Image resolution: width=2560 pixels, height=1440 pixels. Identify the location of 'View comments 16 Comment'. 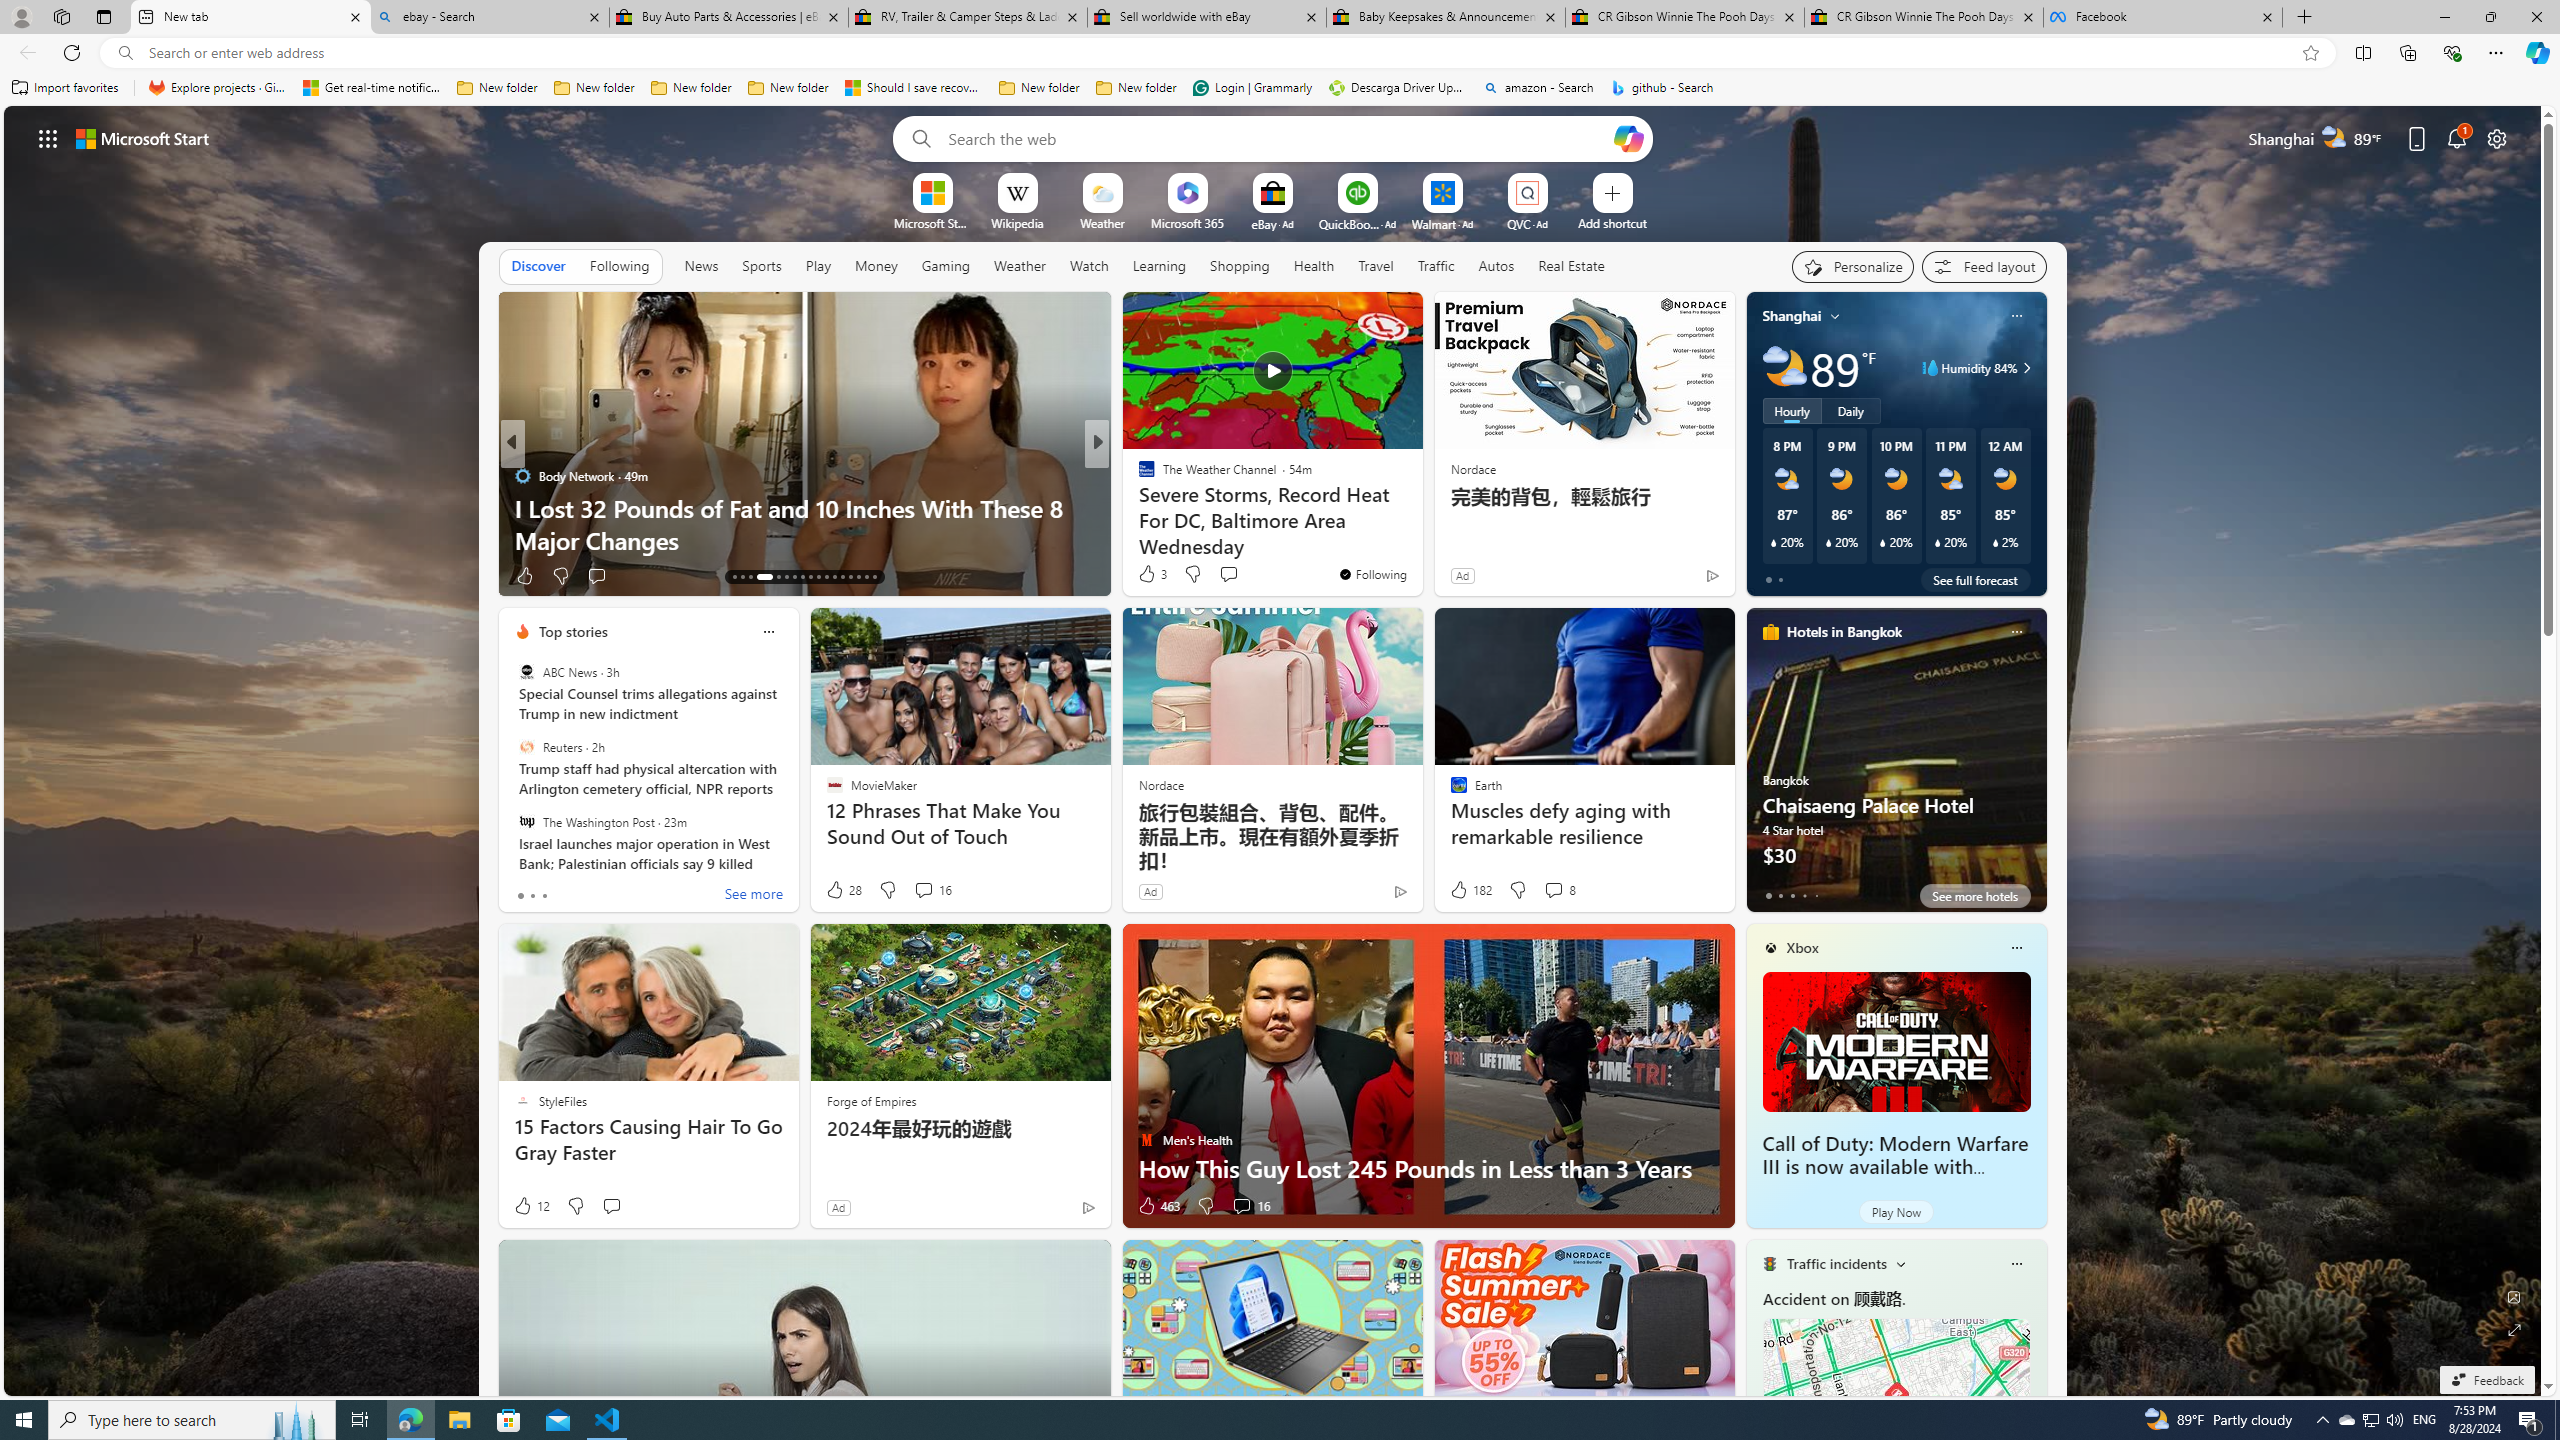
(1240, 1206).